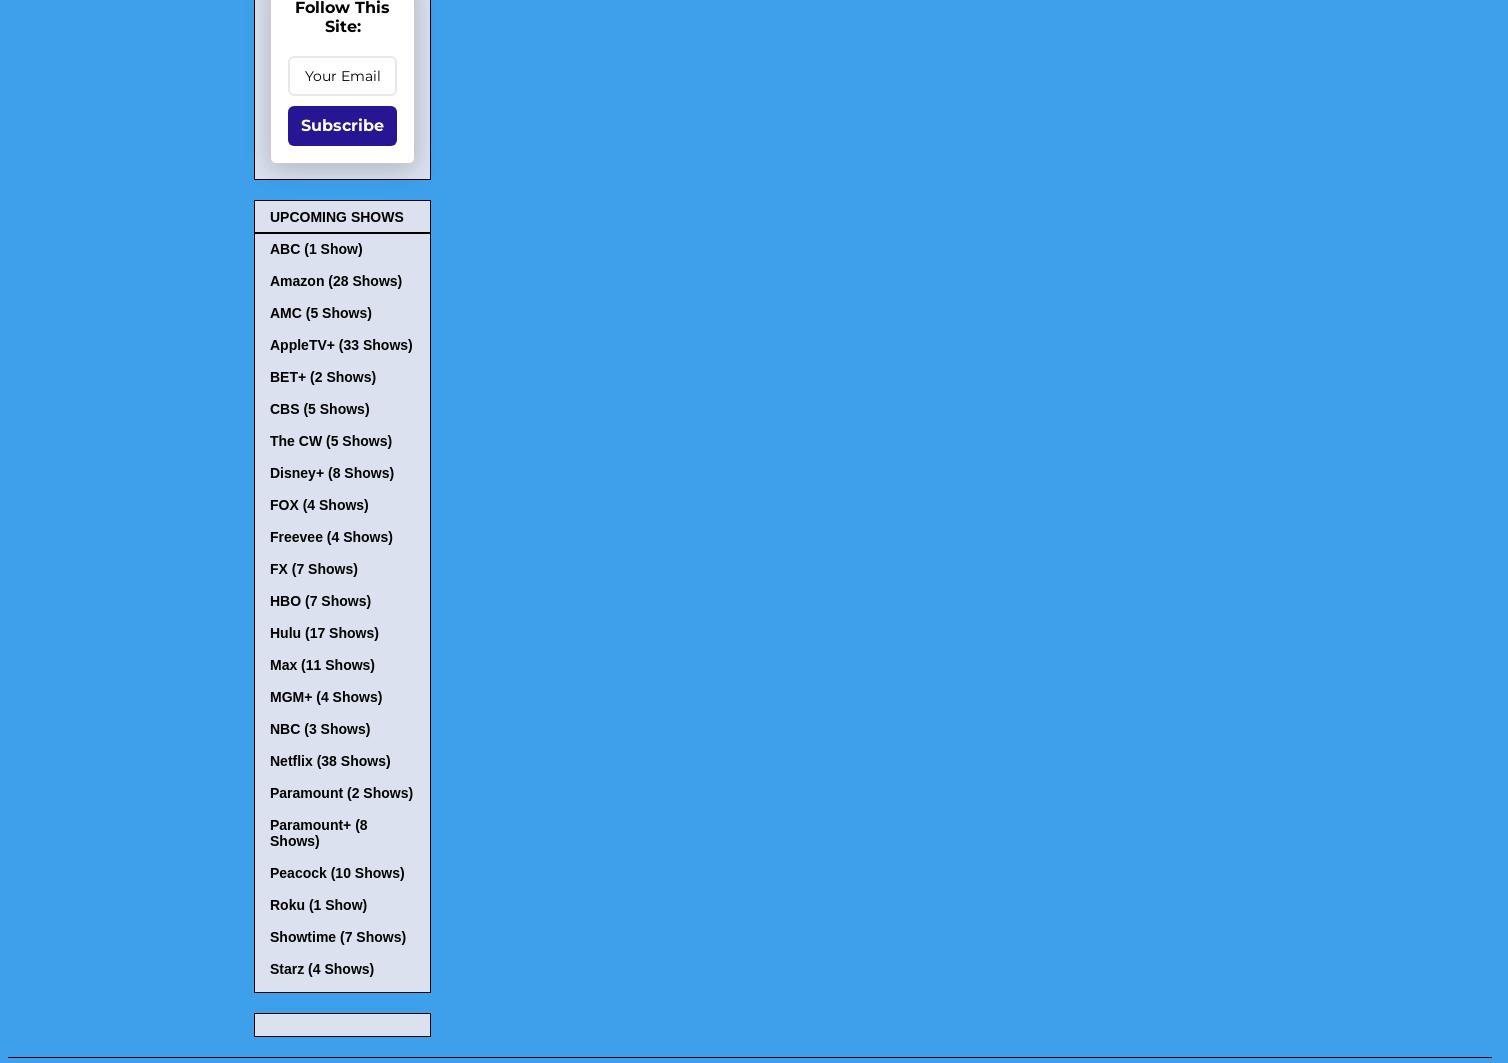 The height and width of the screenshot is (1063, 1508). I want to click on 'UPCOMING SHOWS', so click(268, 216).